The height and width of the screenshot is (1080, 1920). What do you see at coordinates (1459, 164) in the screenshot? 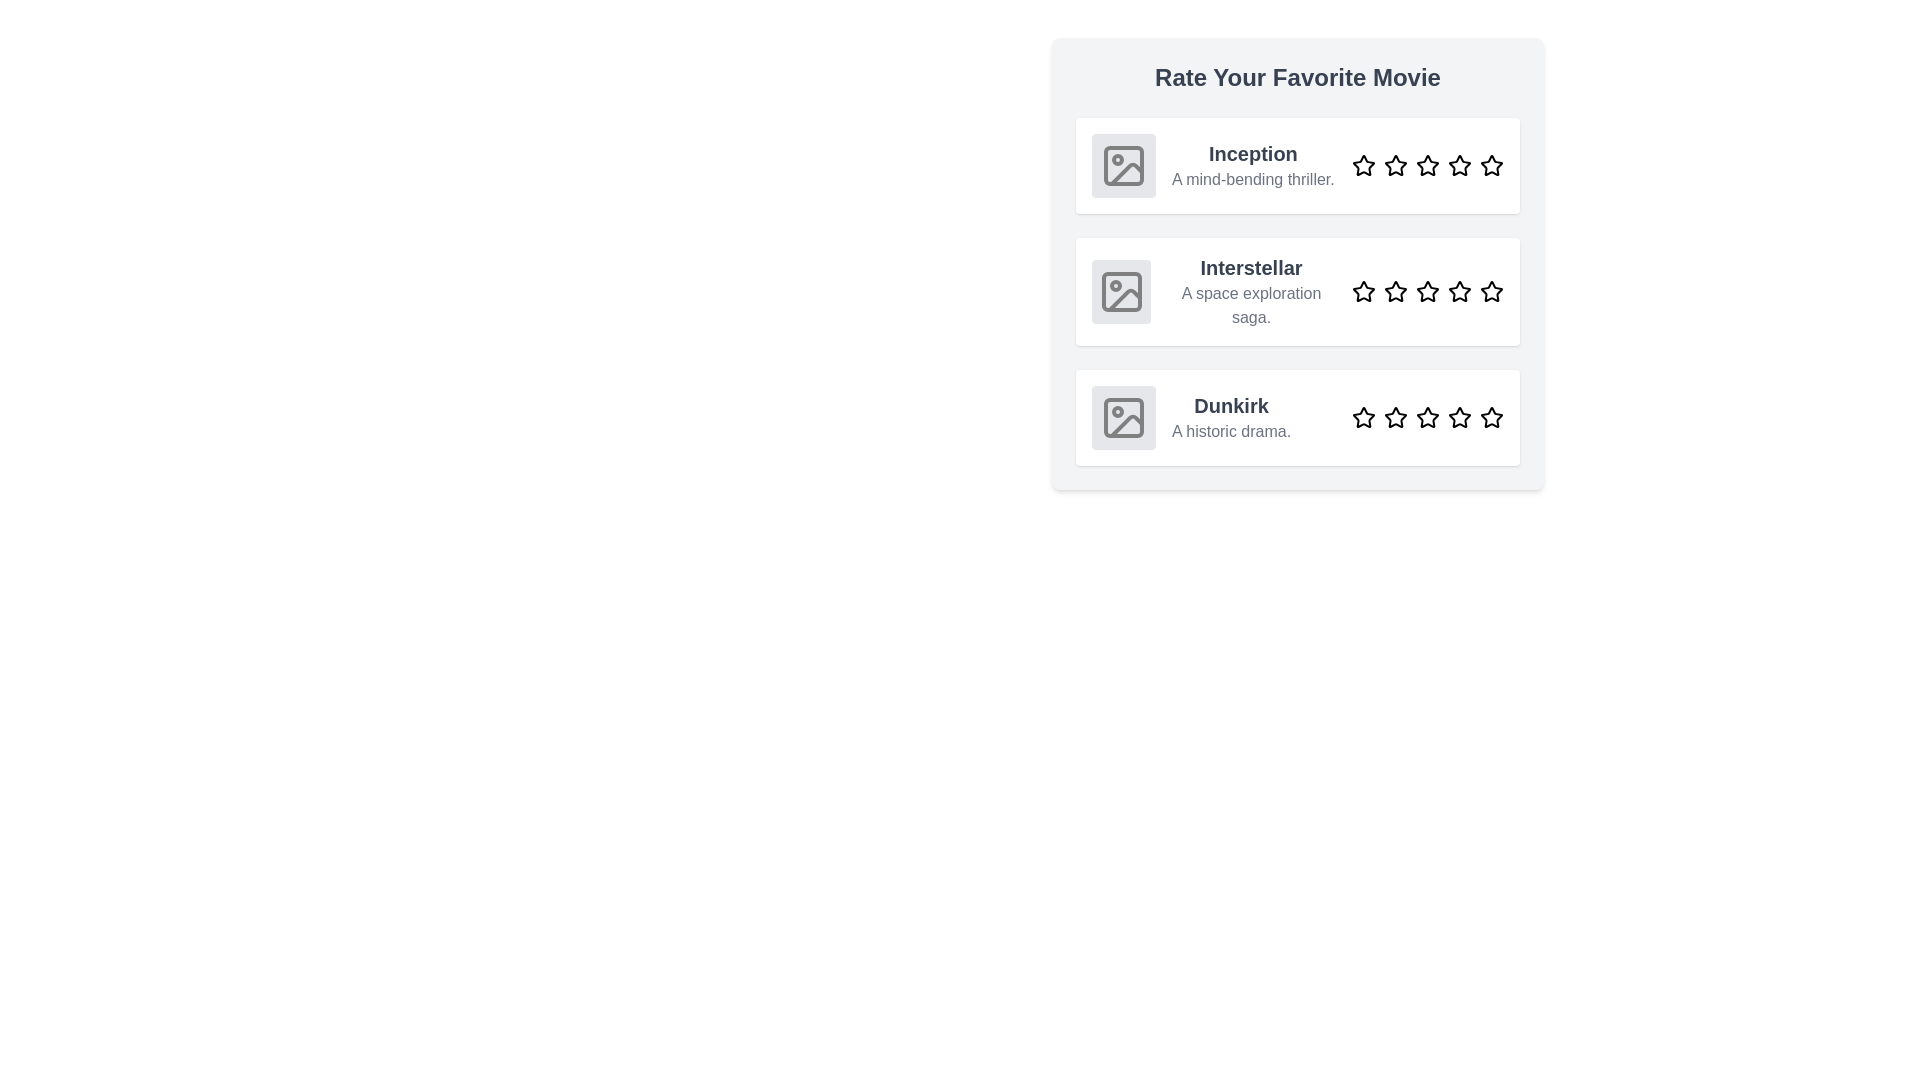
I see `the fourth star in the five-star rating component for the movie 'Inception'` at bounding box center [1459, 164].